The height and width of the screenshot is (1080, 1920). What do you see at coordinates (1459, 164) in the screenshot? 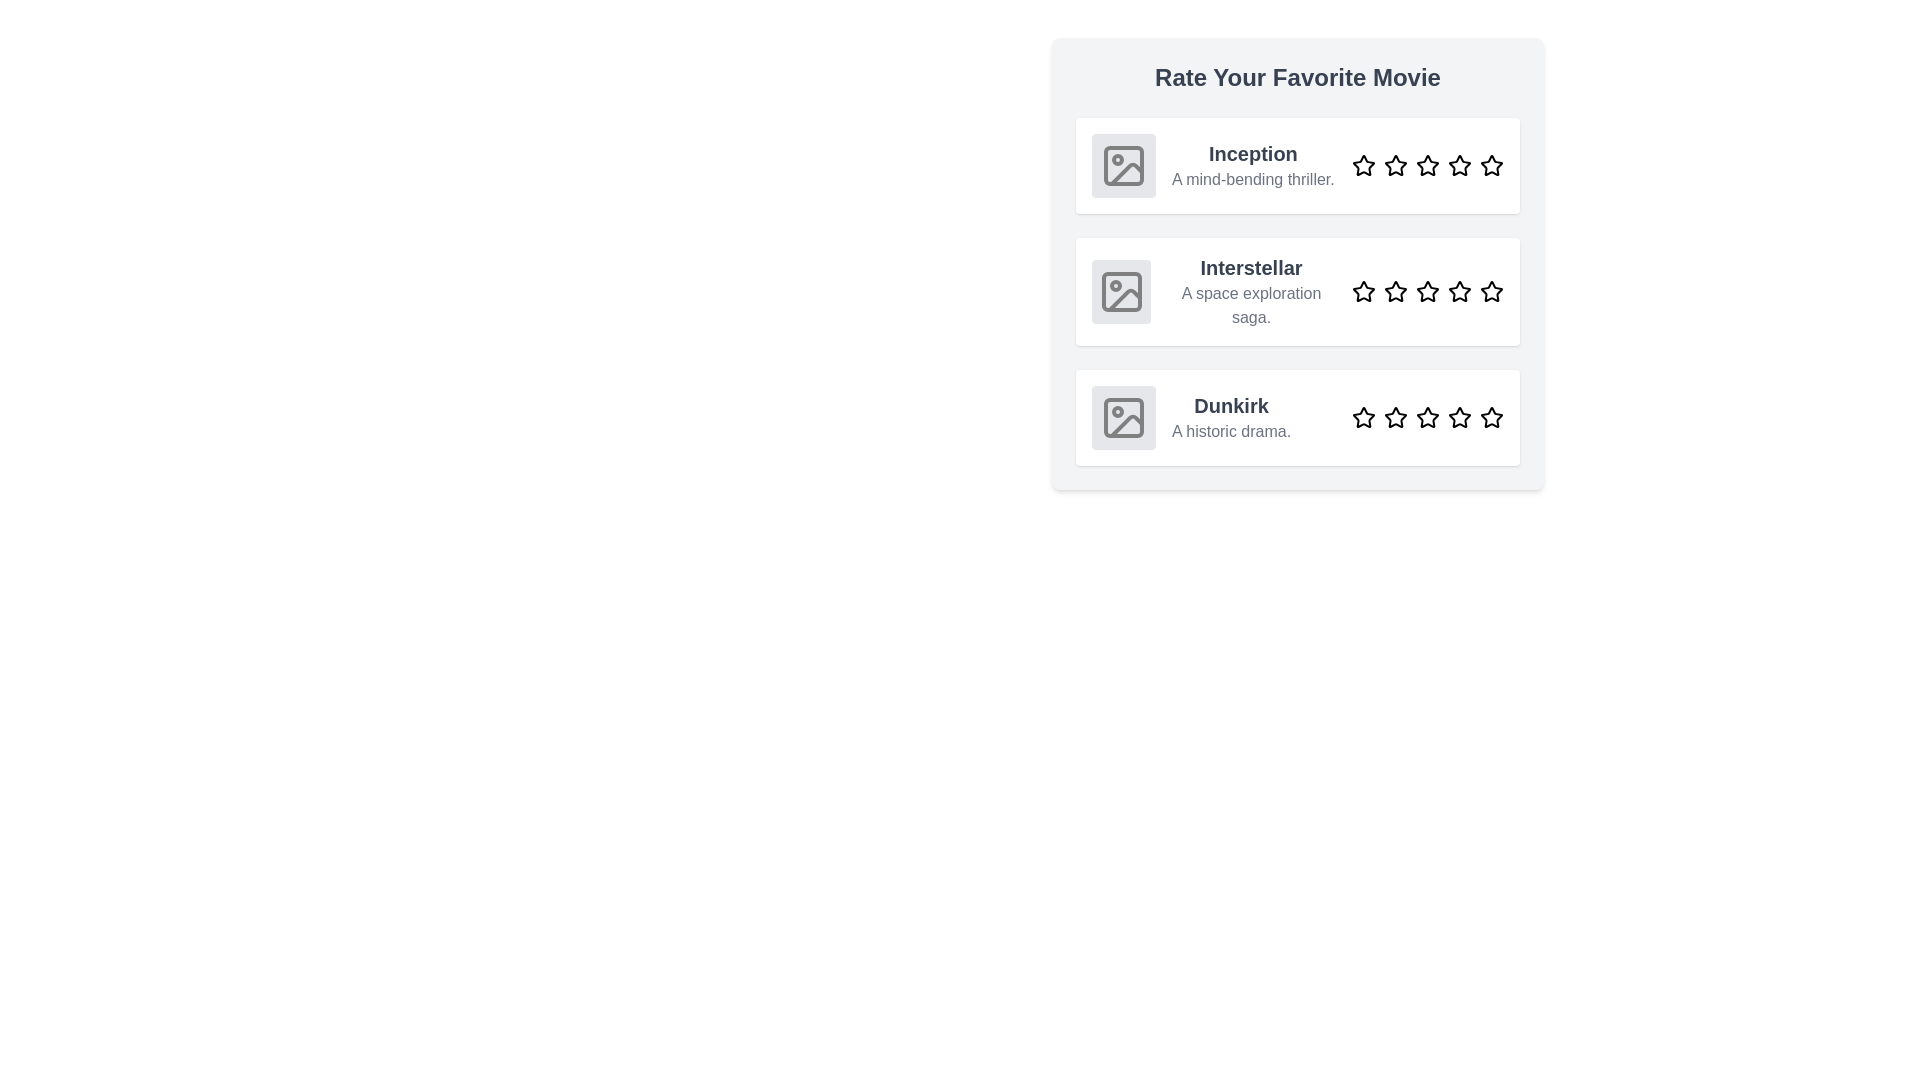
I see `the fourth star in the five-star rating component for the movie 'Inception'` at bounding box center [1459, 164].